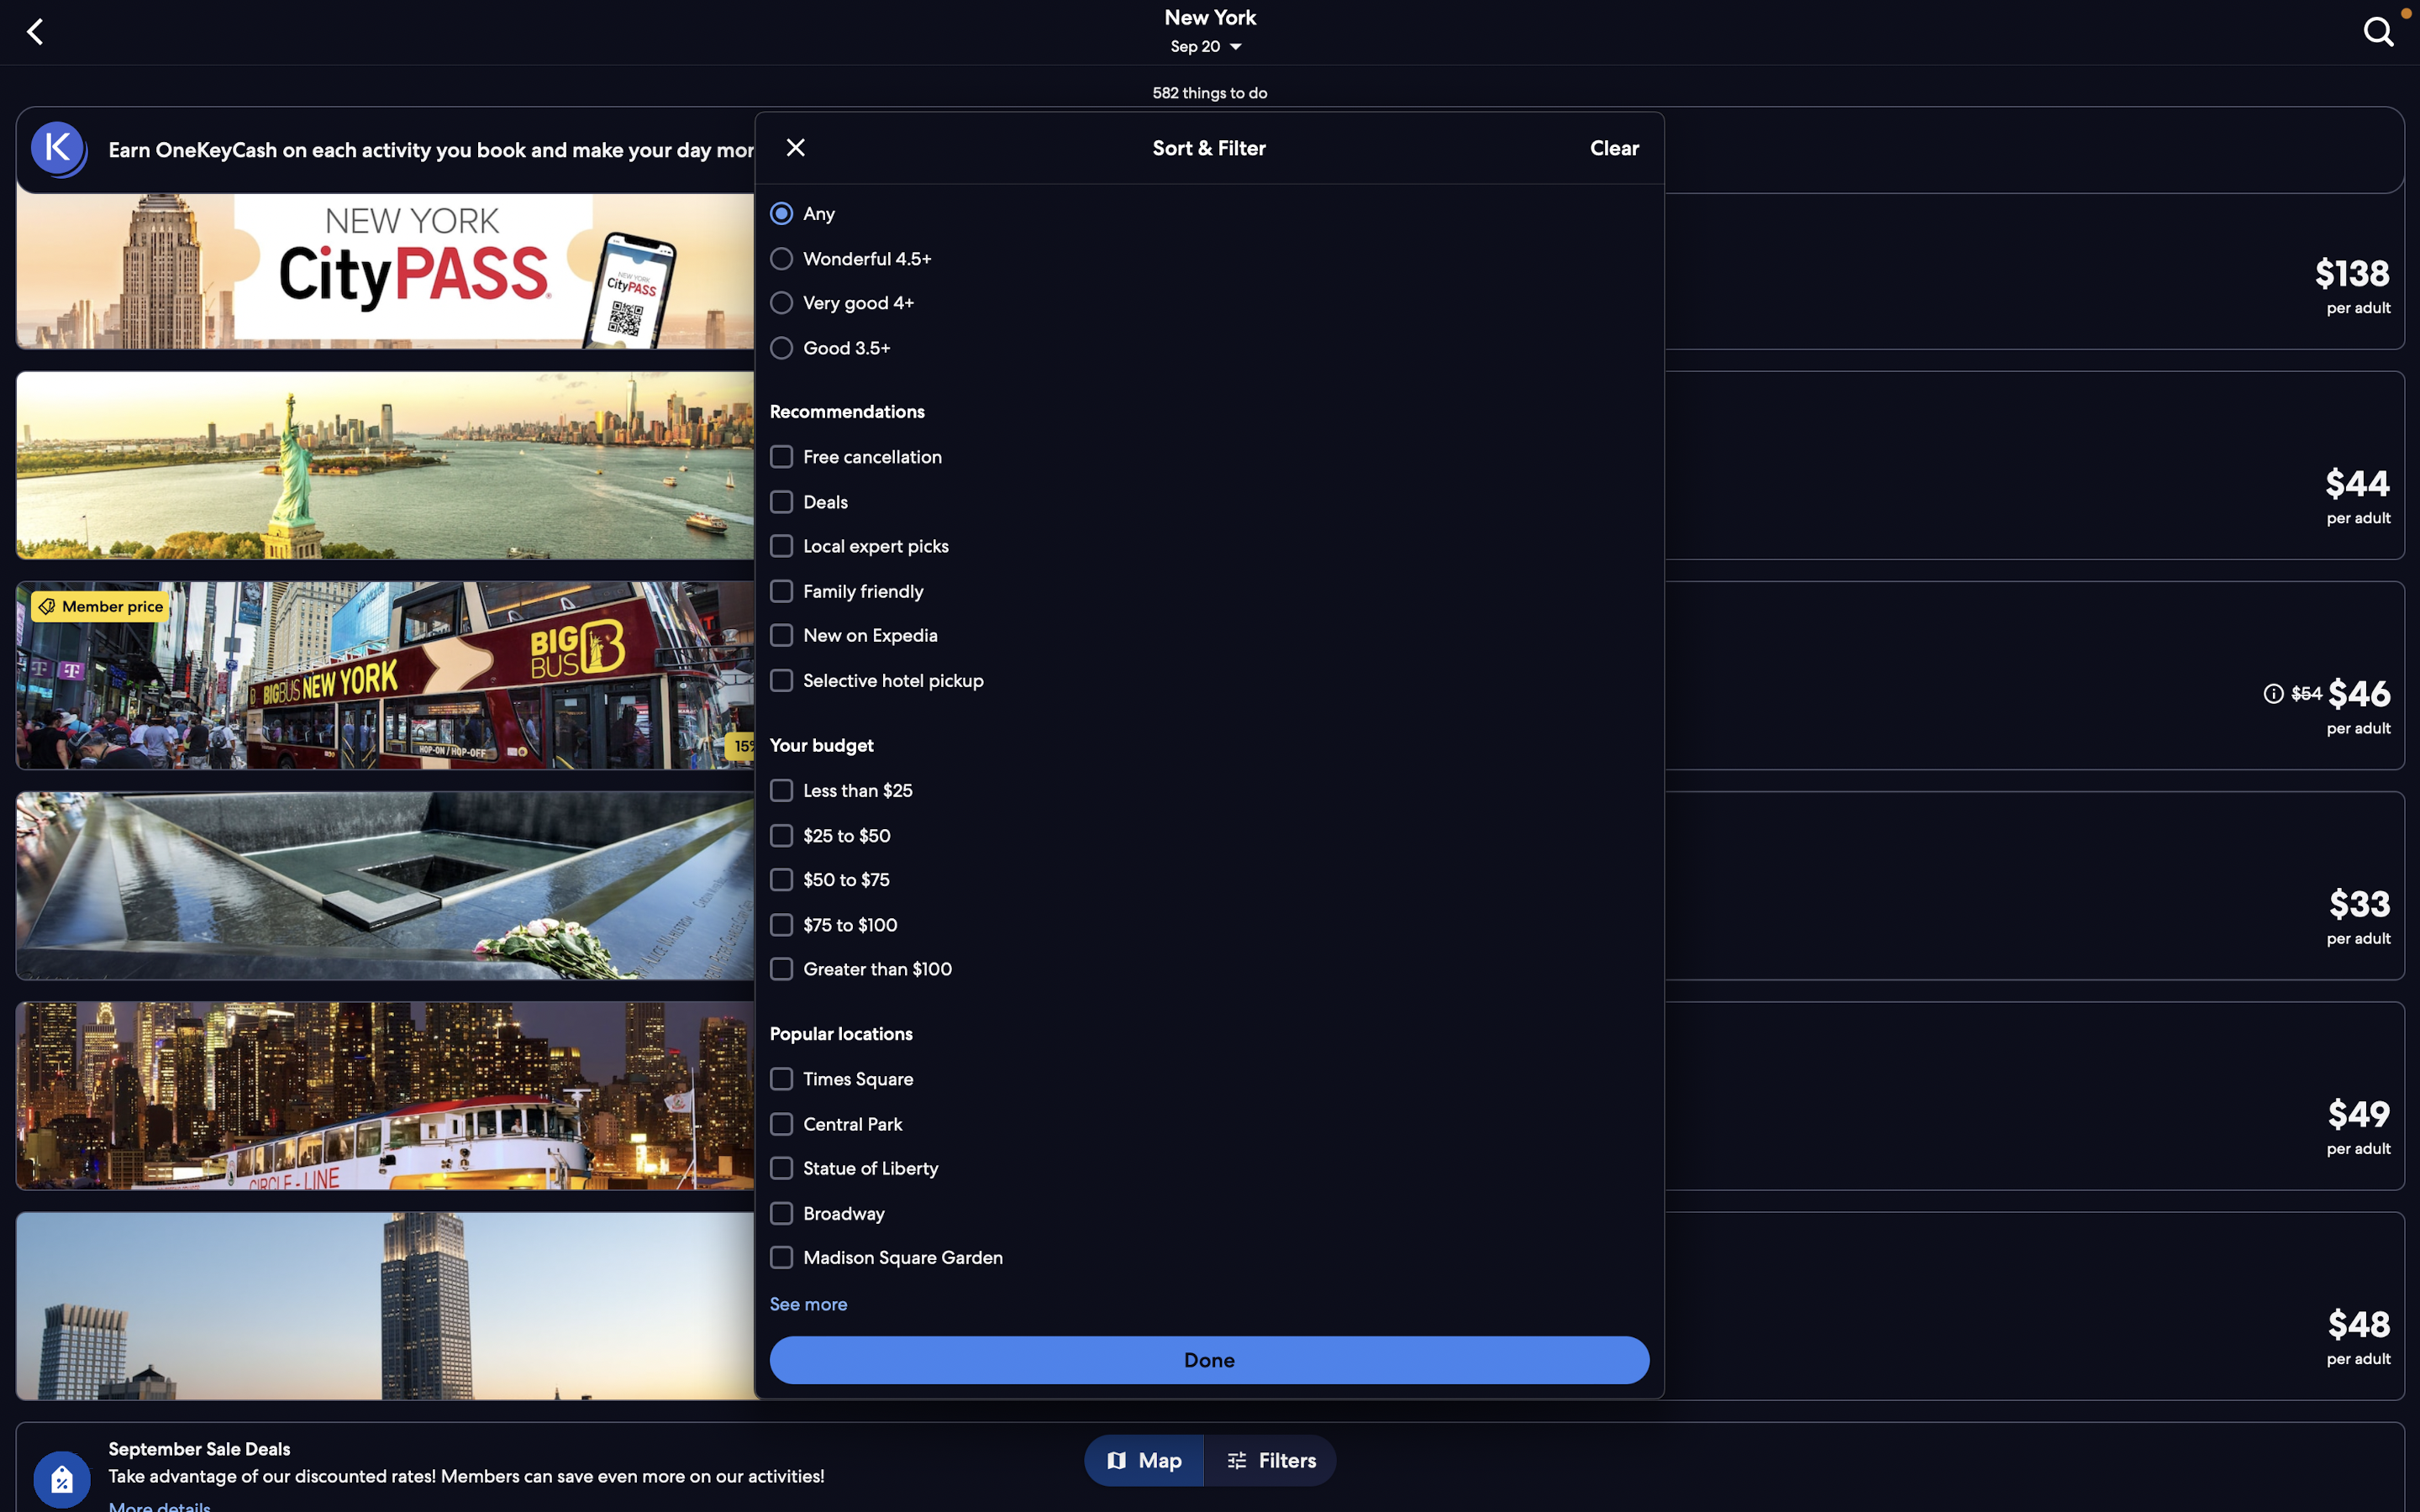 The height and width of the screenshot is (1512, 2420). Describe the element at coordinates (1210, 678) in the screenshot. I see `"select hotel pickup" and "more than 100" options` at that location.